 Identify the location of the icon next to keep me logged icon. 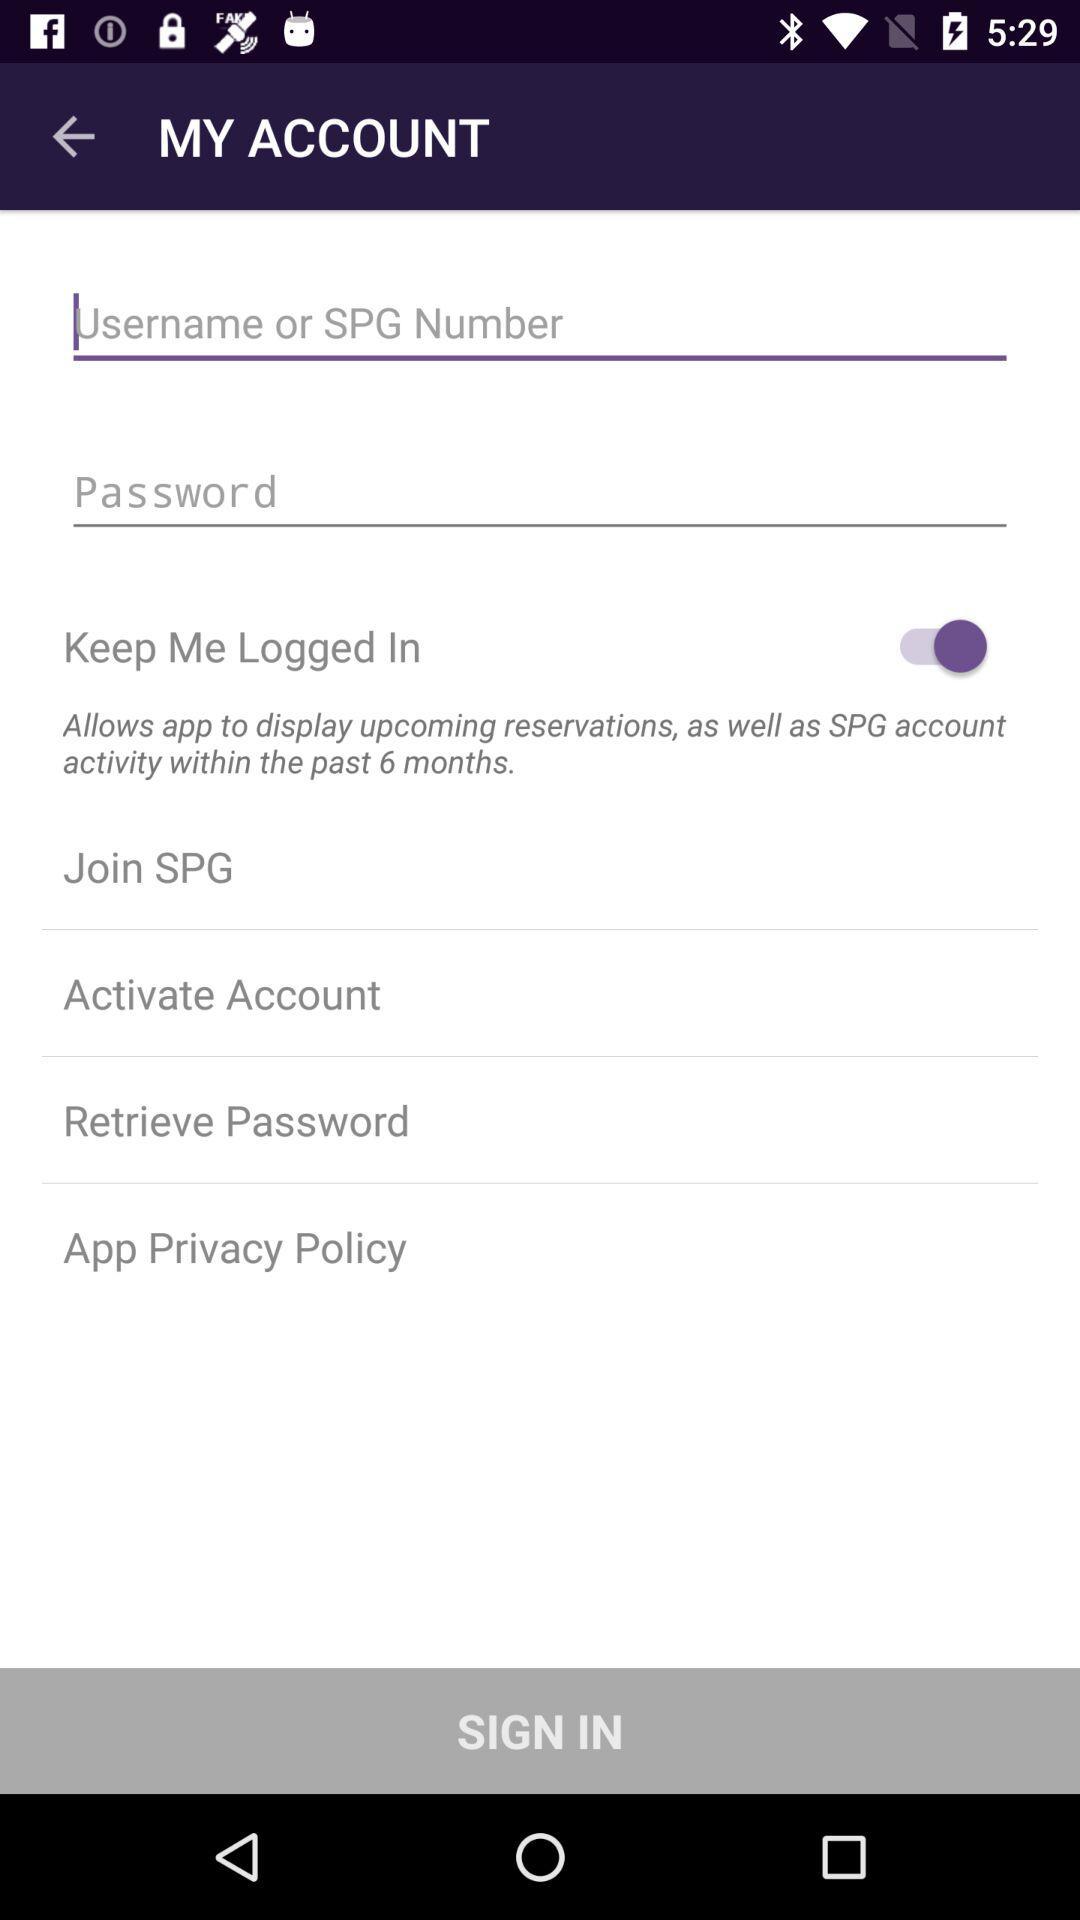
(933, 646).